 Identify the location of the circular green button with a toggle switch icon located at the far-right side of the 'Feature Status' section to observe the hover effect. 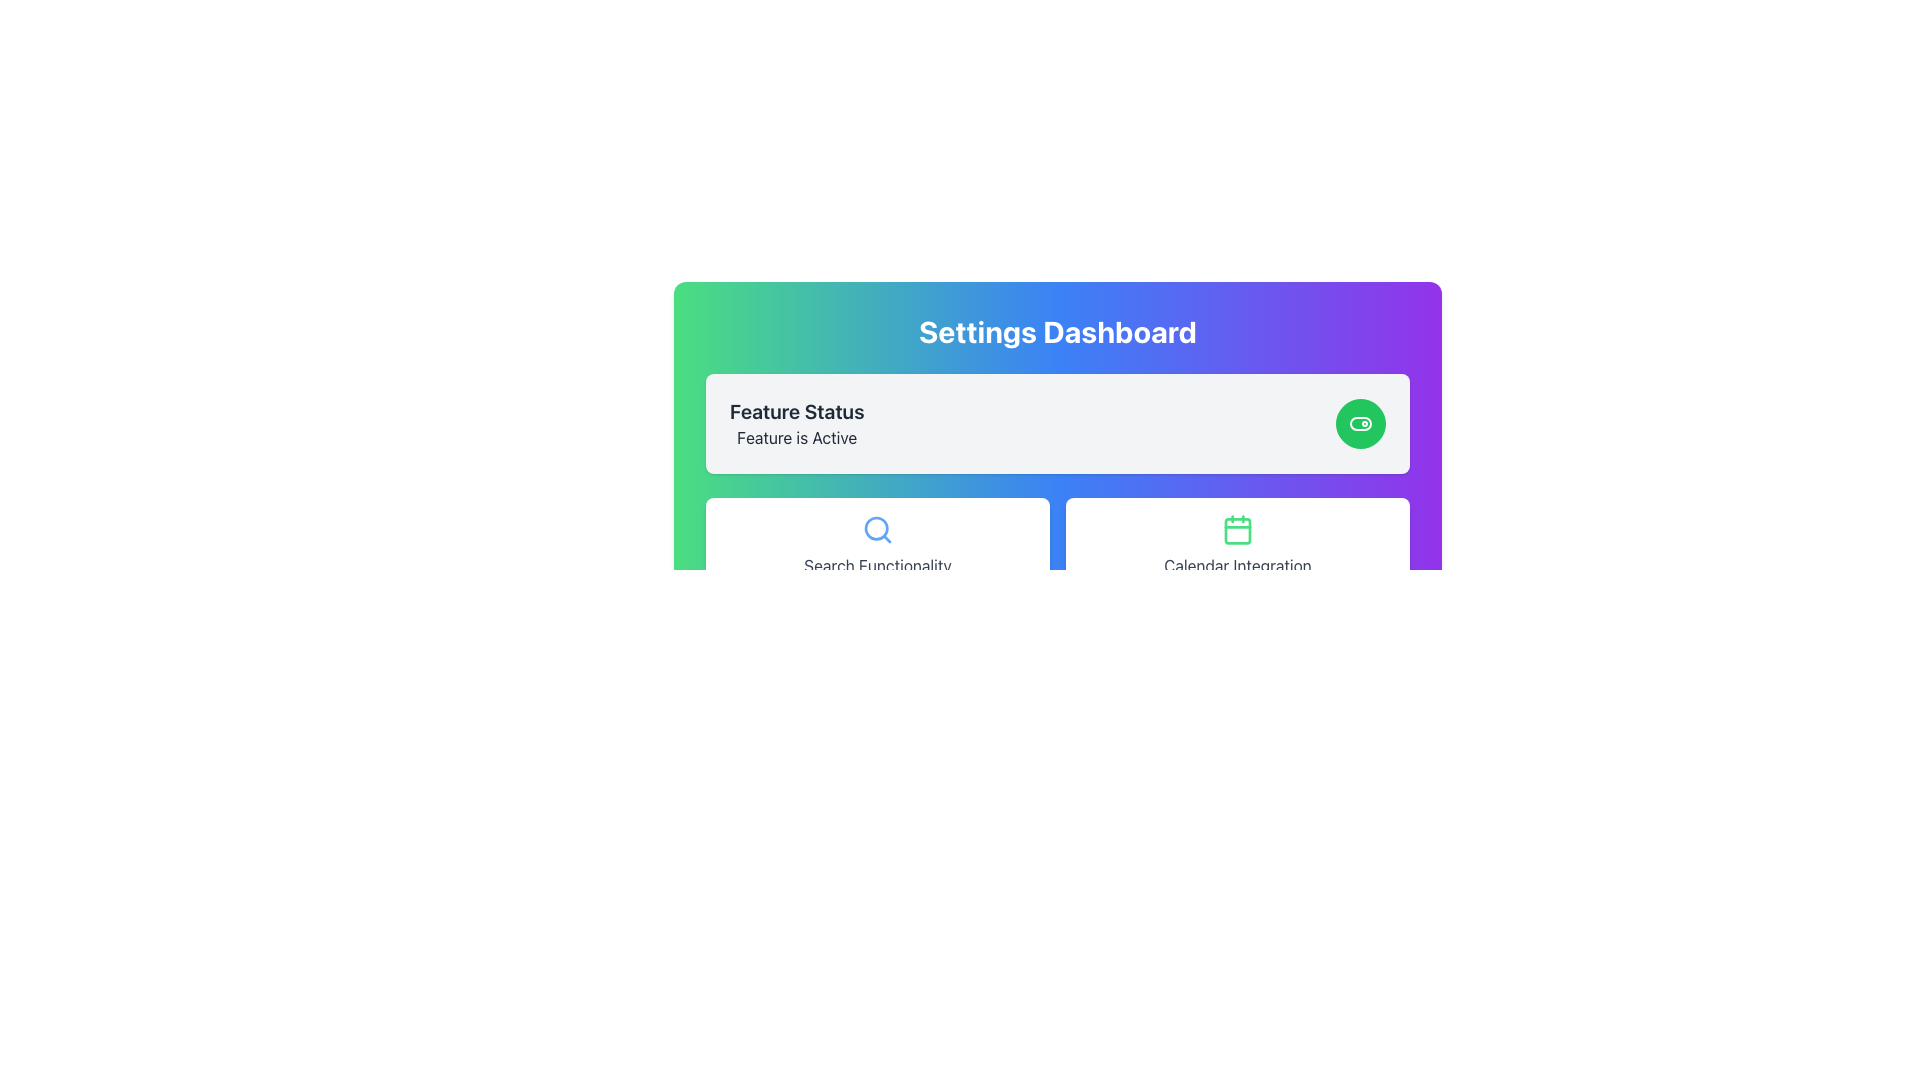
(1360, 423).